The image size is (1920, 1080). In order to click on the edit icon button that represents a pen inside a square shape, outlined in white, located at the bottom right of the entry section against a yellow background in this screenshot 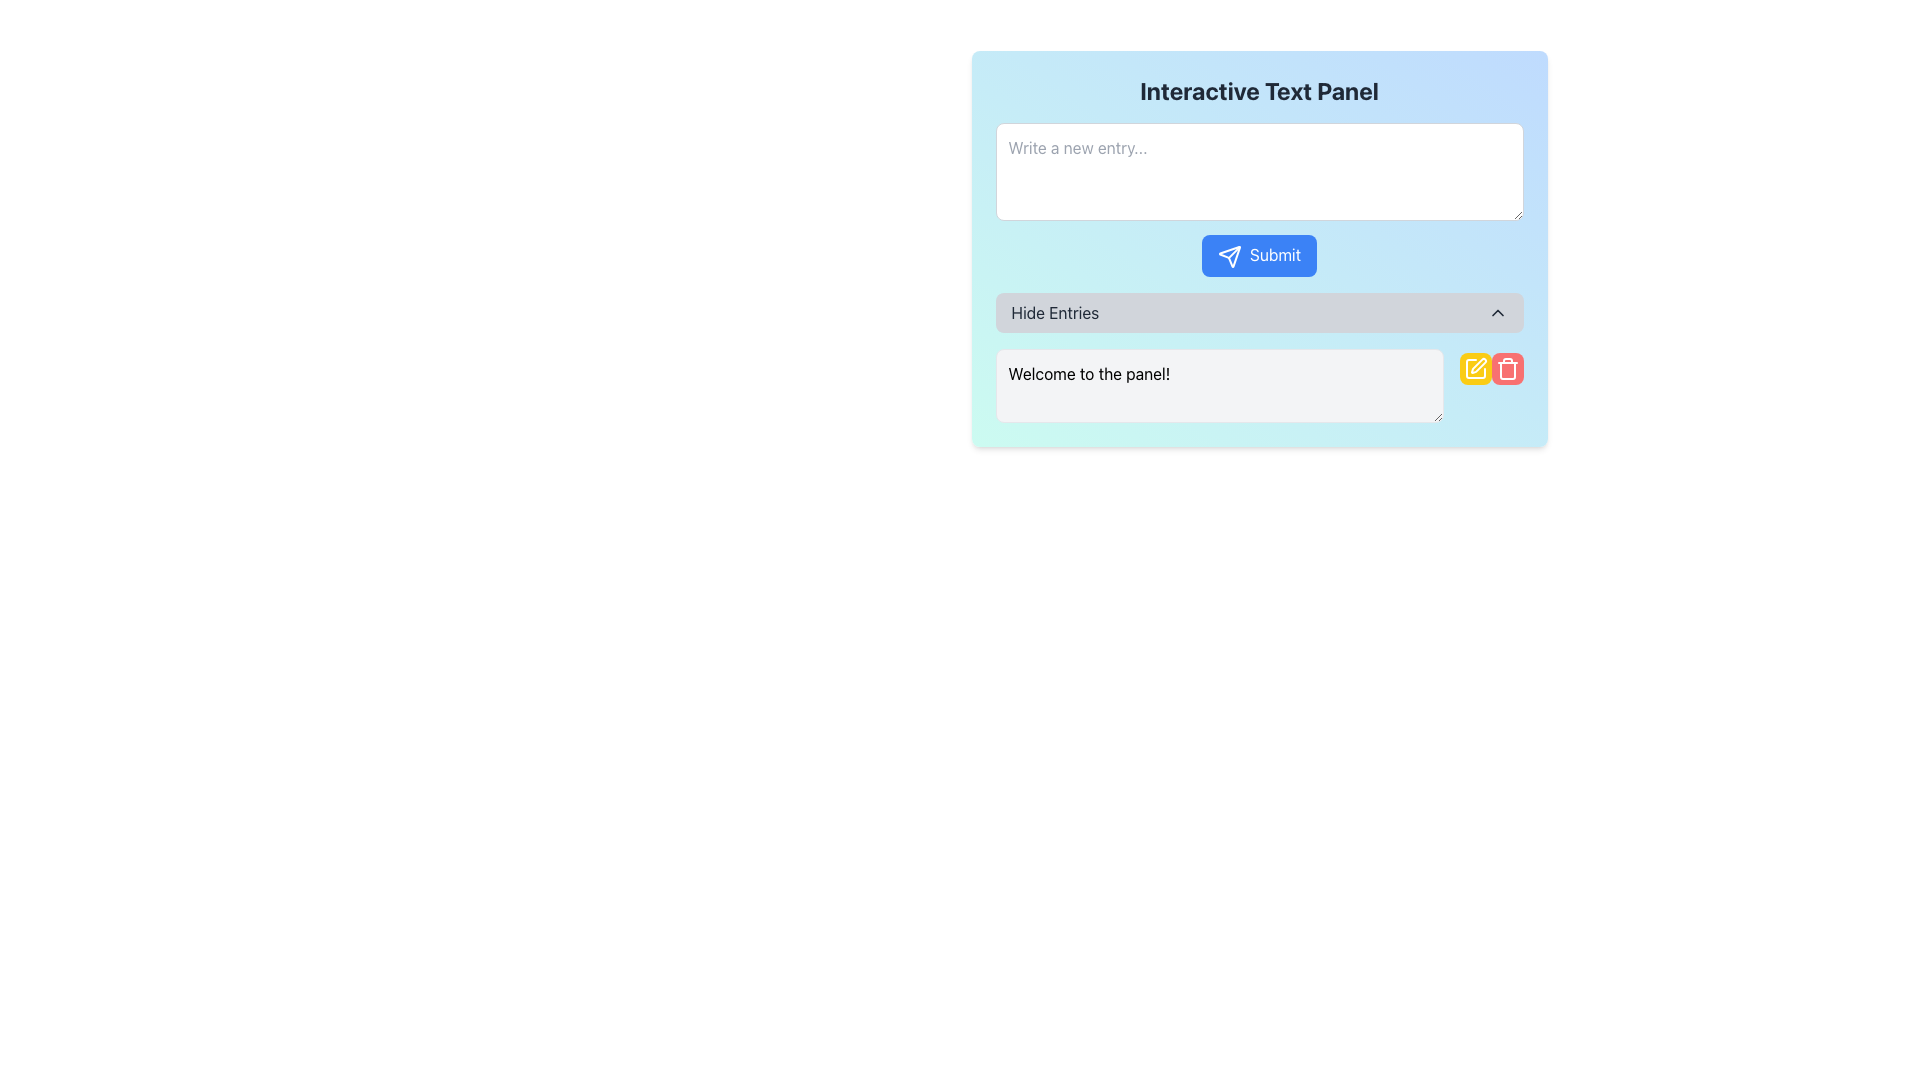, I will do `click(1475, 368)`.